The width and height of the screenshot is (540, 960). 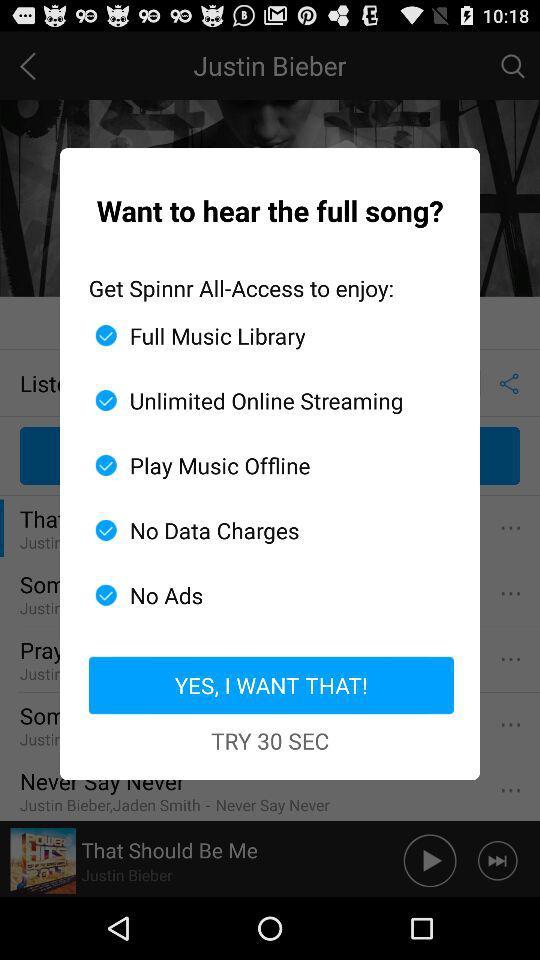 What do you see at coordinates (270, 685) in the screenshot?
I see `yes i want button` at bounding box center [270, 685].